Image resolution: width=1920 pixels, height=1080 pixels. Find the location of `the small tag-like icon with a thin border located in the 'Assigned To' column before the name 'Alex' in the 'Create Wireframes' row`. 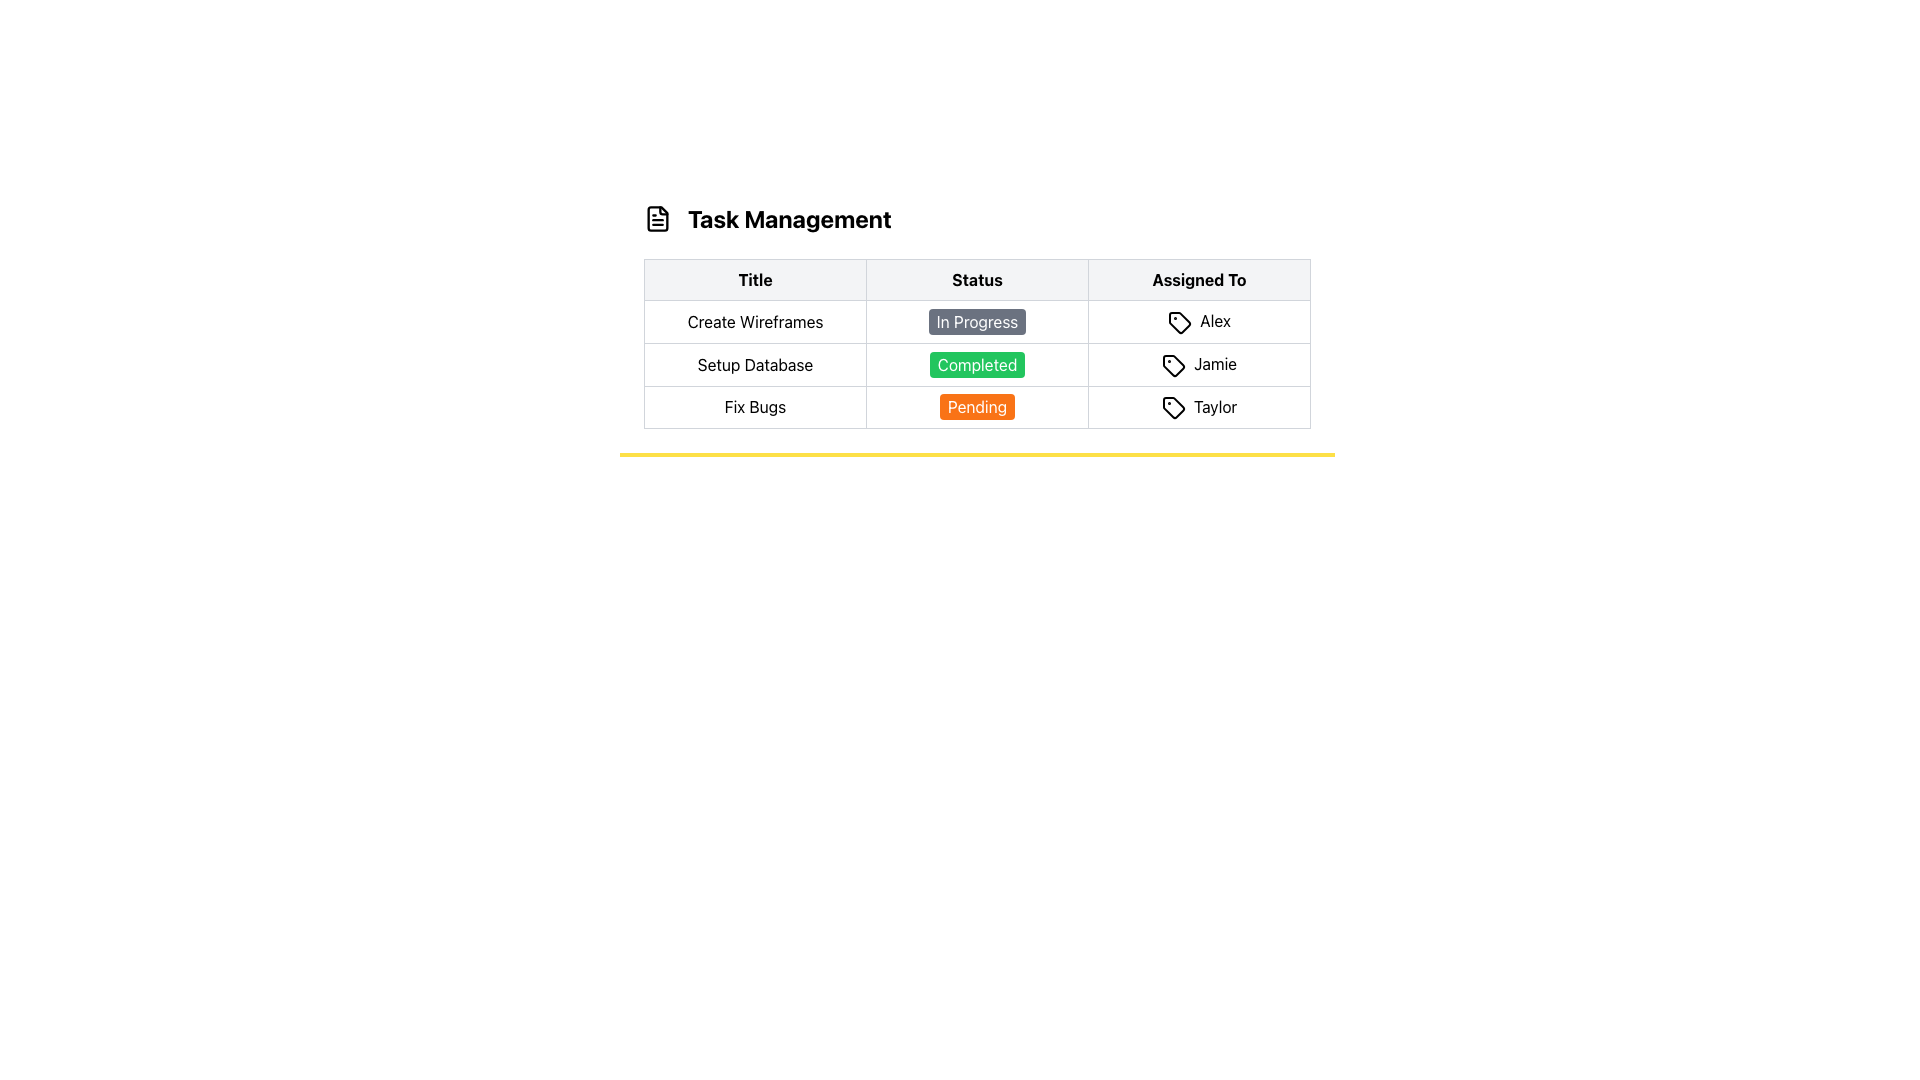

the small tag-like icon with a thin border located in the 'Assigned To' column before the name 'Alex' in the 'Create Wireframes' row is located at coordinates (1180, 320).